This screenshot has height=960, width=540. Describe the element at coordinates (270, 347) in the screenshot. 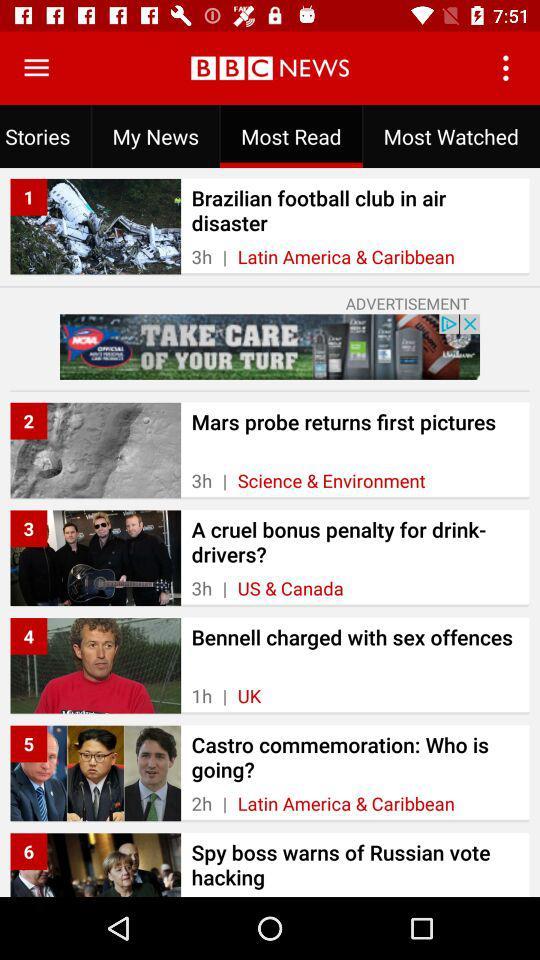

I see `announcement` at that location.